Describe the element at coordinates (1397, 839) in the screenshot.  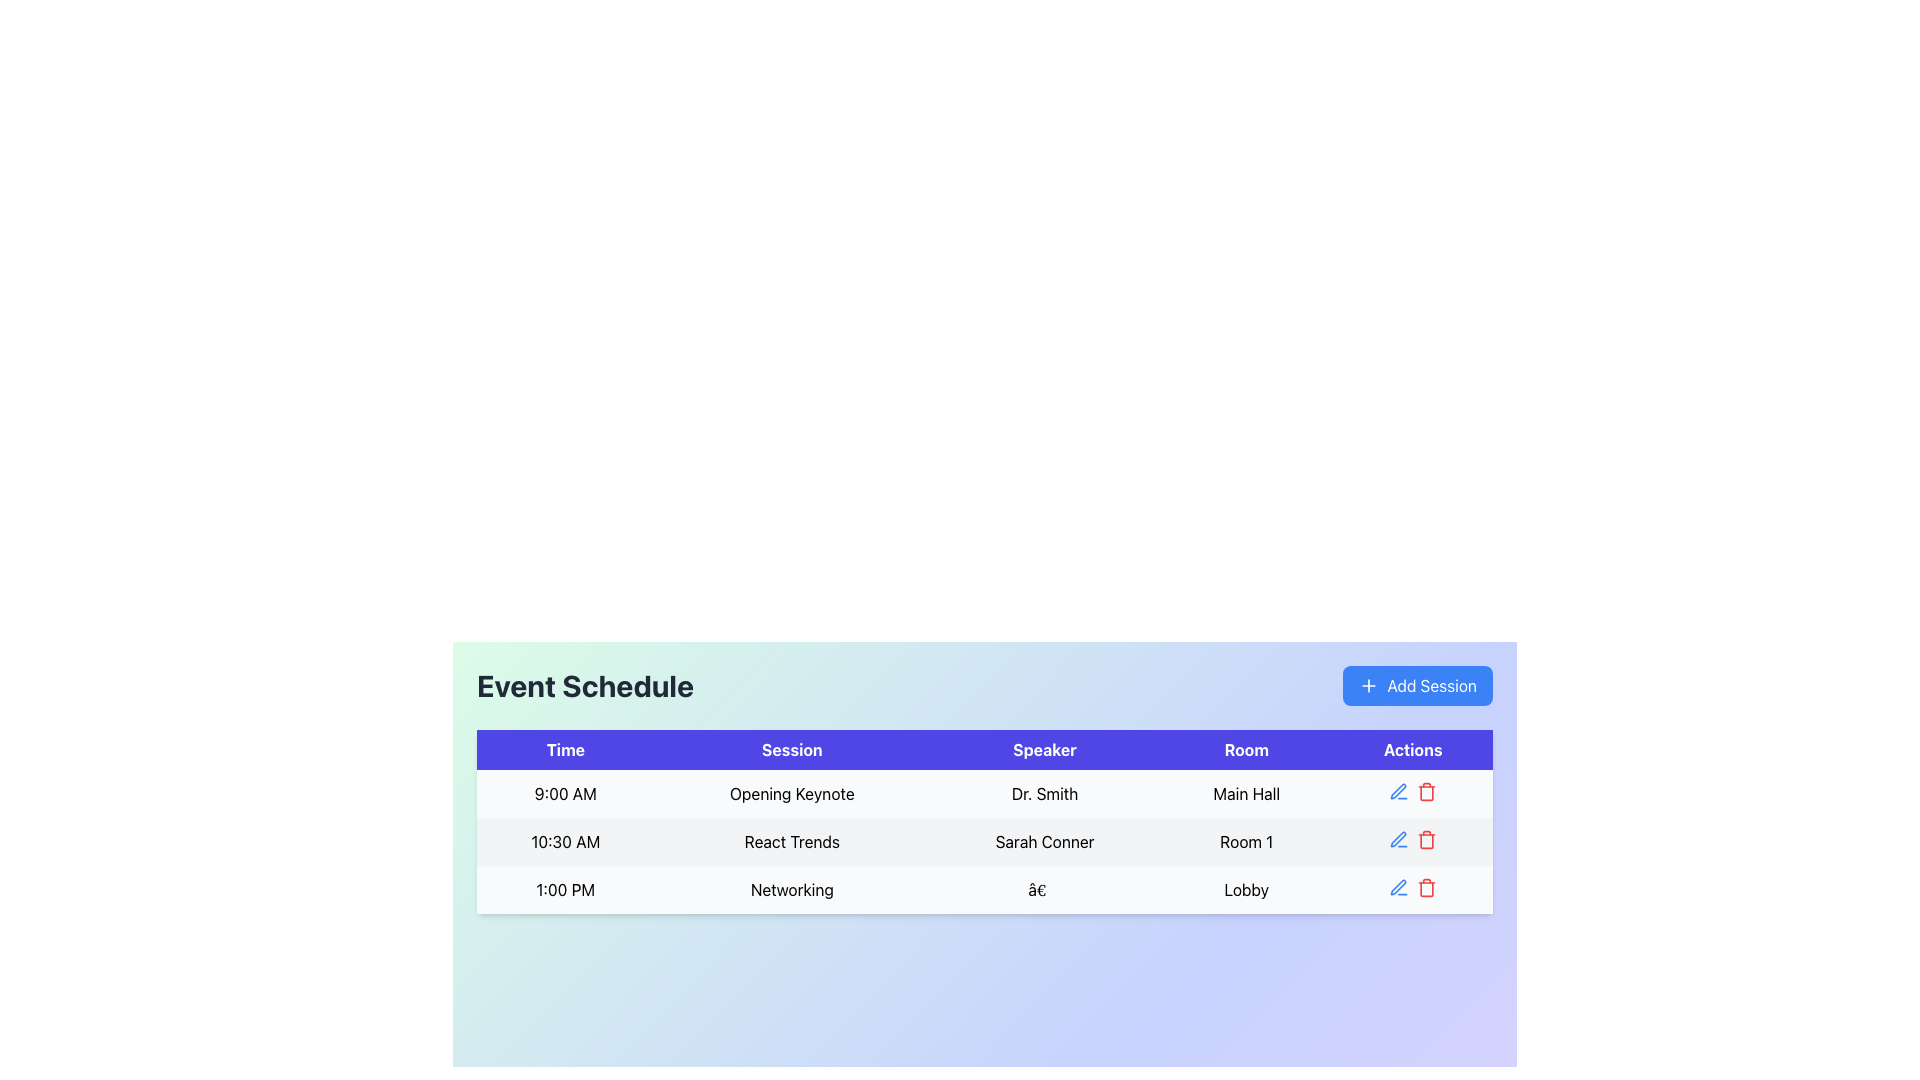
I see `the edit icon located in the 'Actions' column of the second row in the schedule table` at that location.